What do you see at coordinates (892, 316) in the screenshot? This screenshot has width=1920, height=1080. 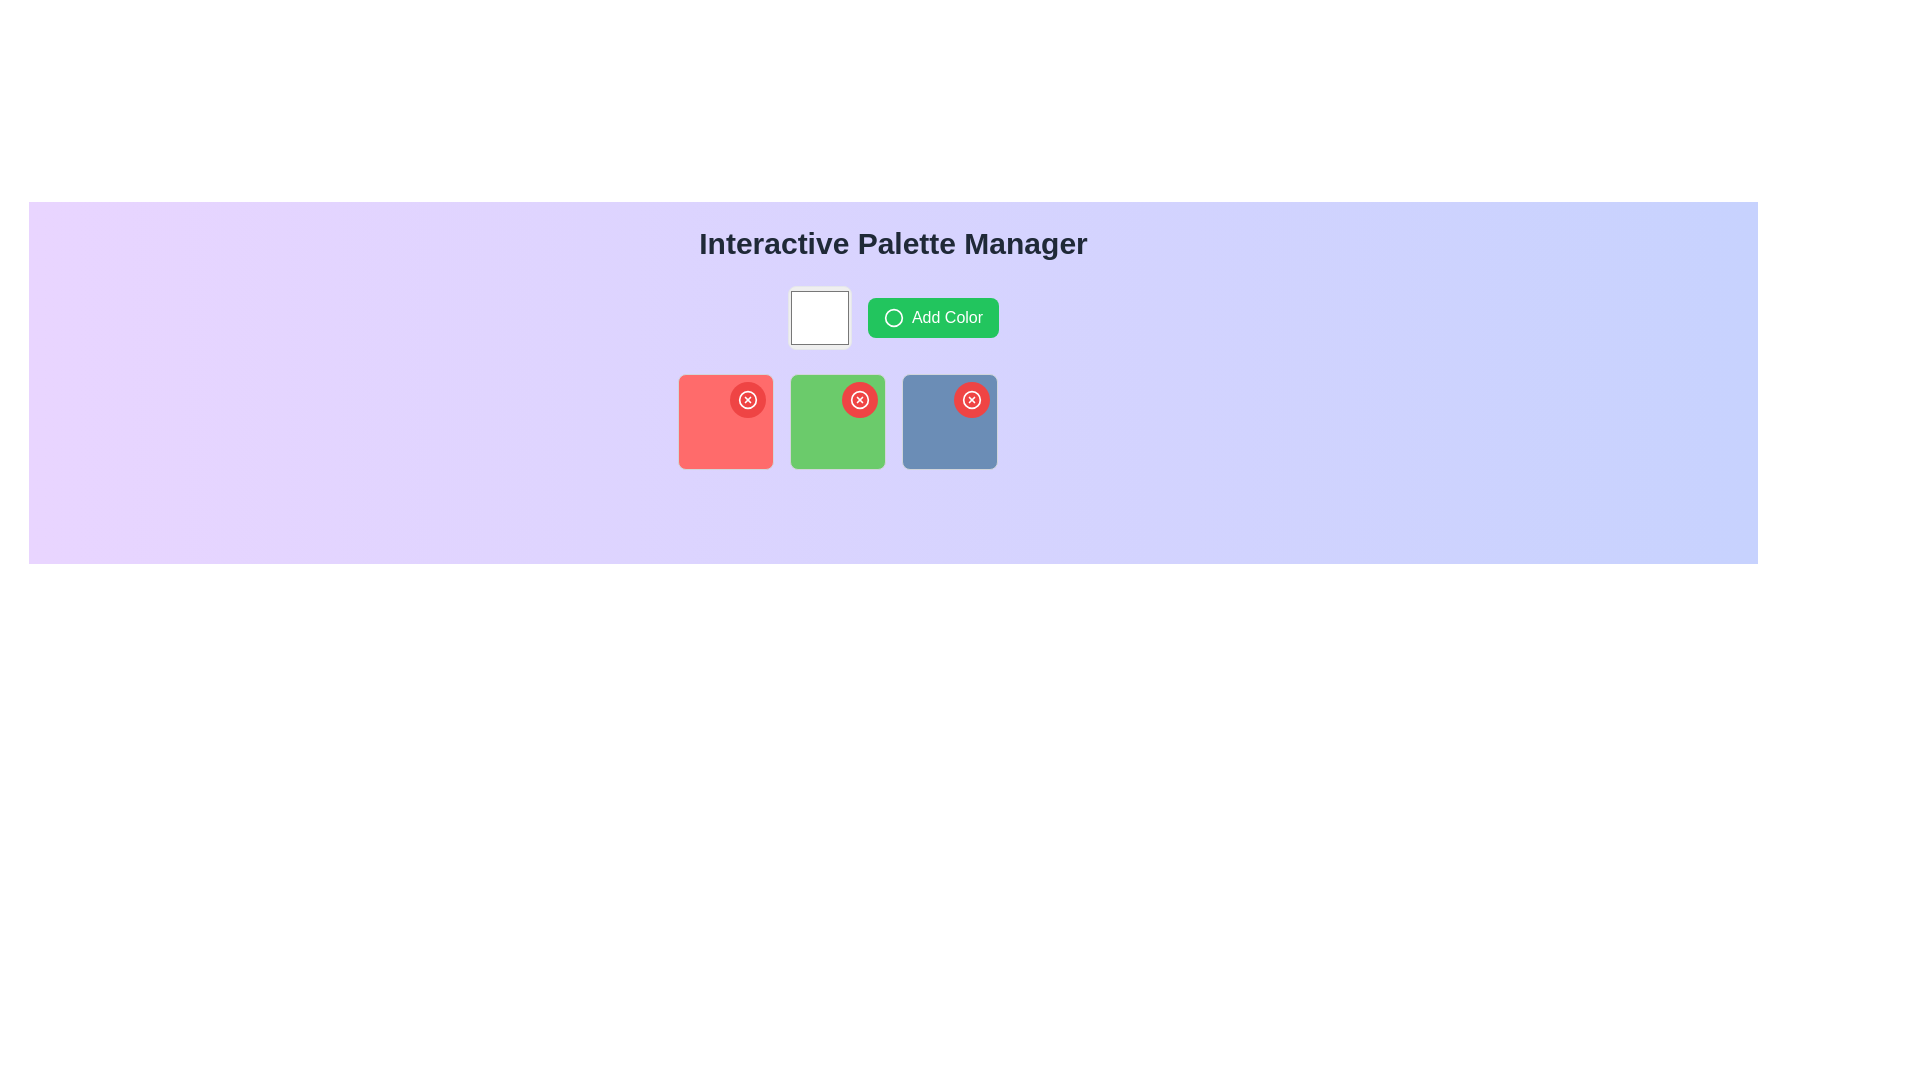 I see `the Circle graphic, which is centered within the green square card located in the second row and second column of the grid layout` at bounding box center [892, 316].